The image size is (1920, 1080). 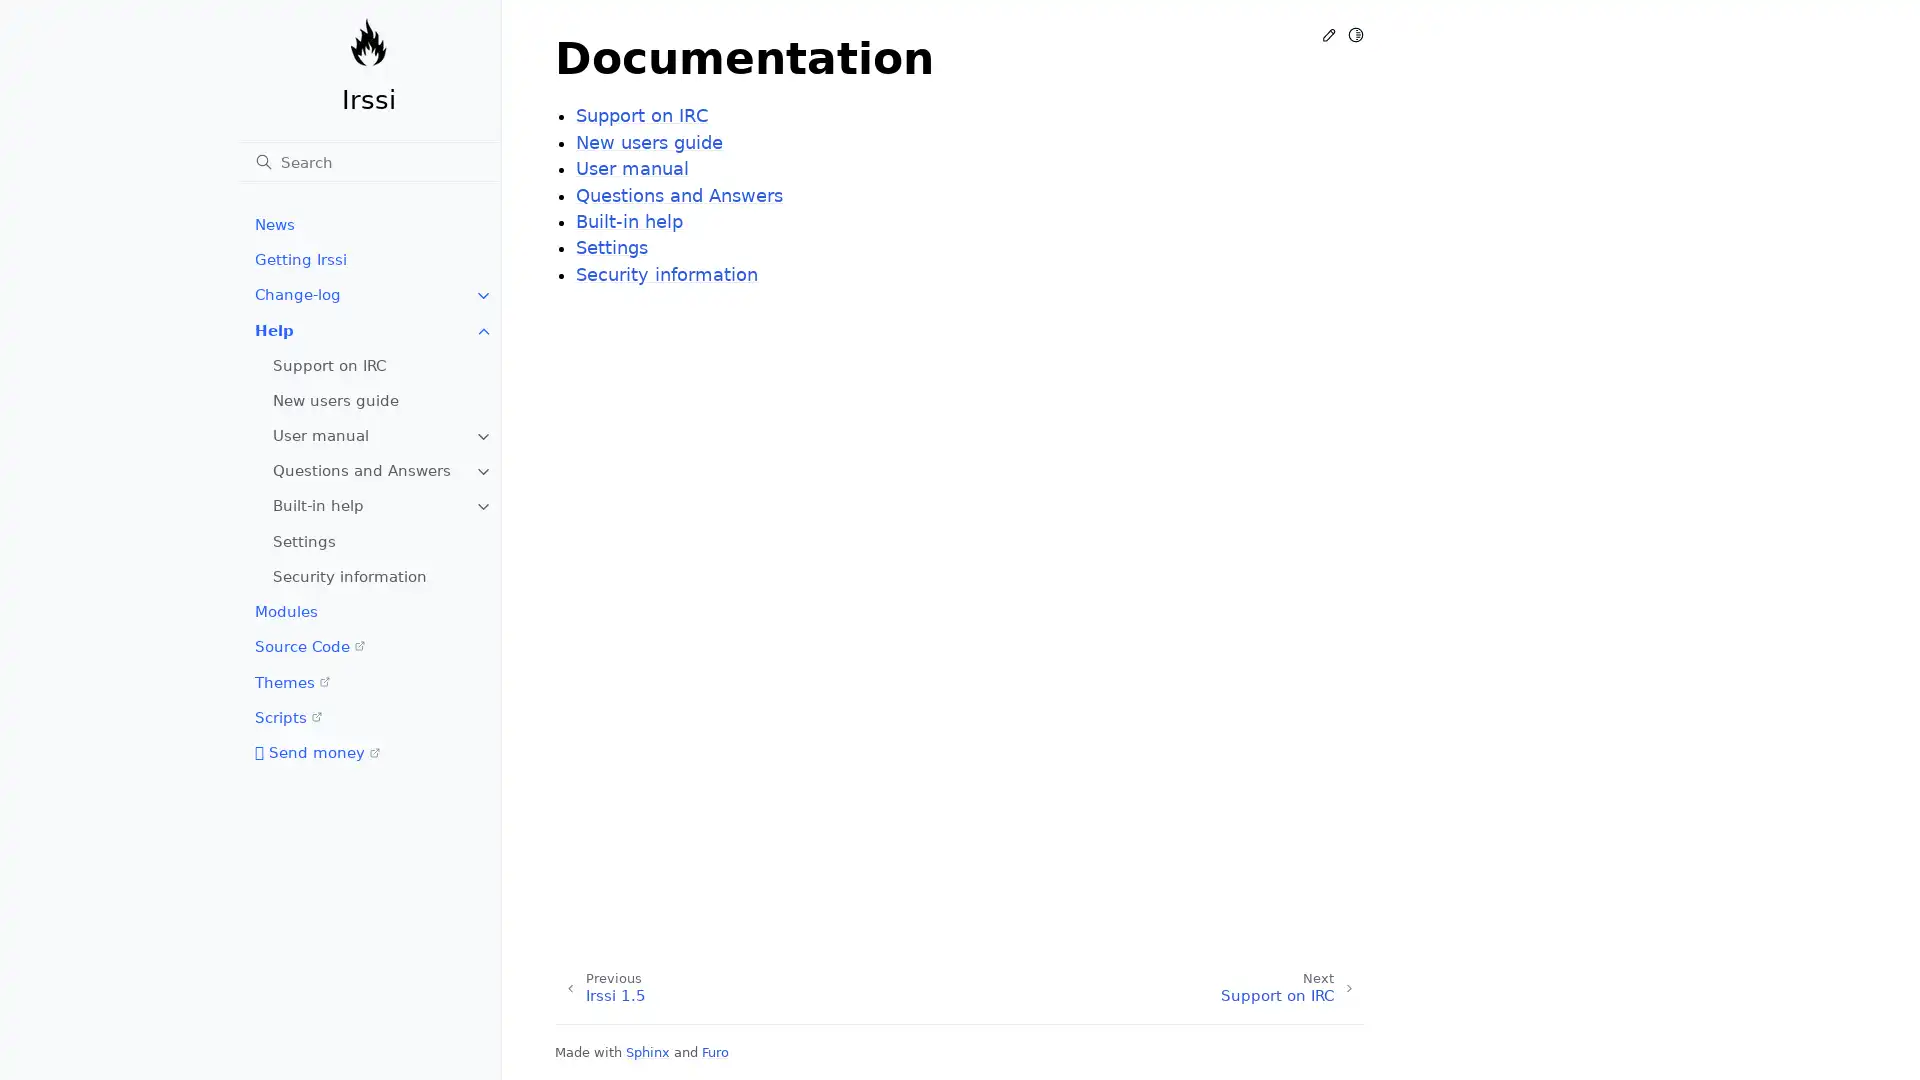 I want to click on Toggle Light / Dark / Auto color theme, so click(x=1355, y=34).